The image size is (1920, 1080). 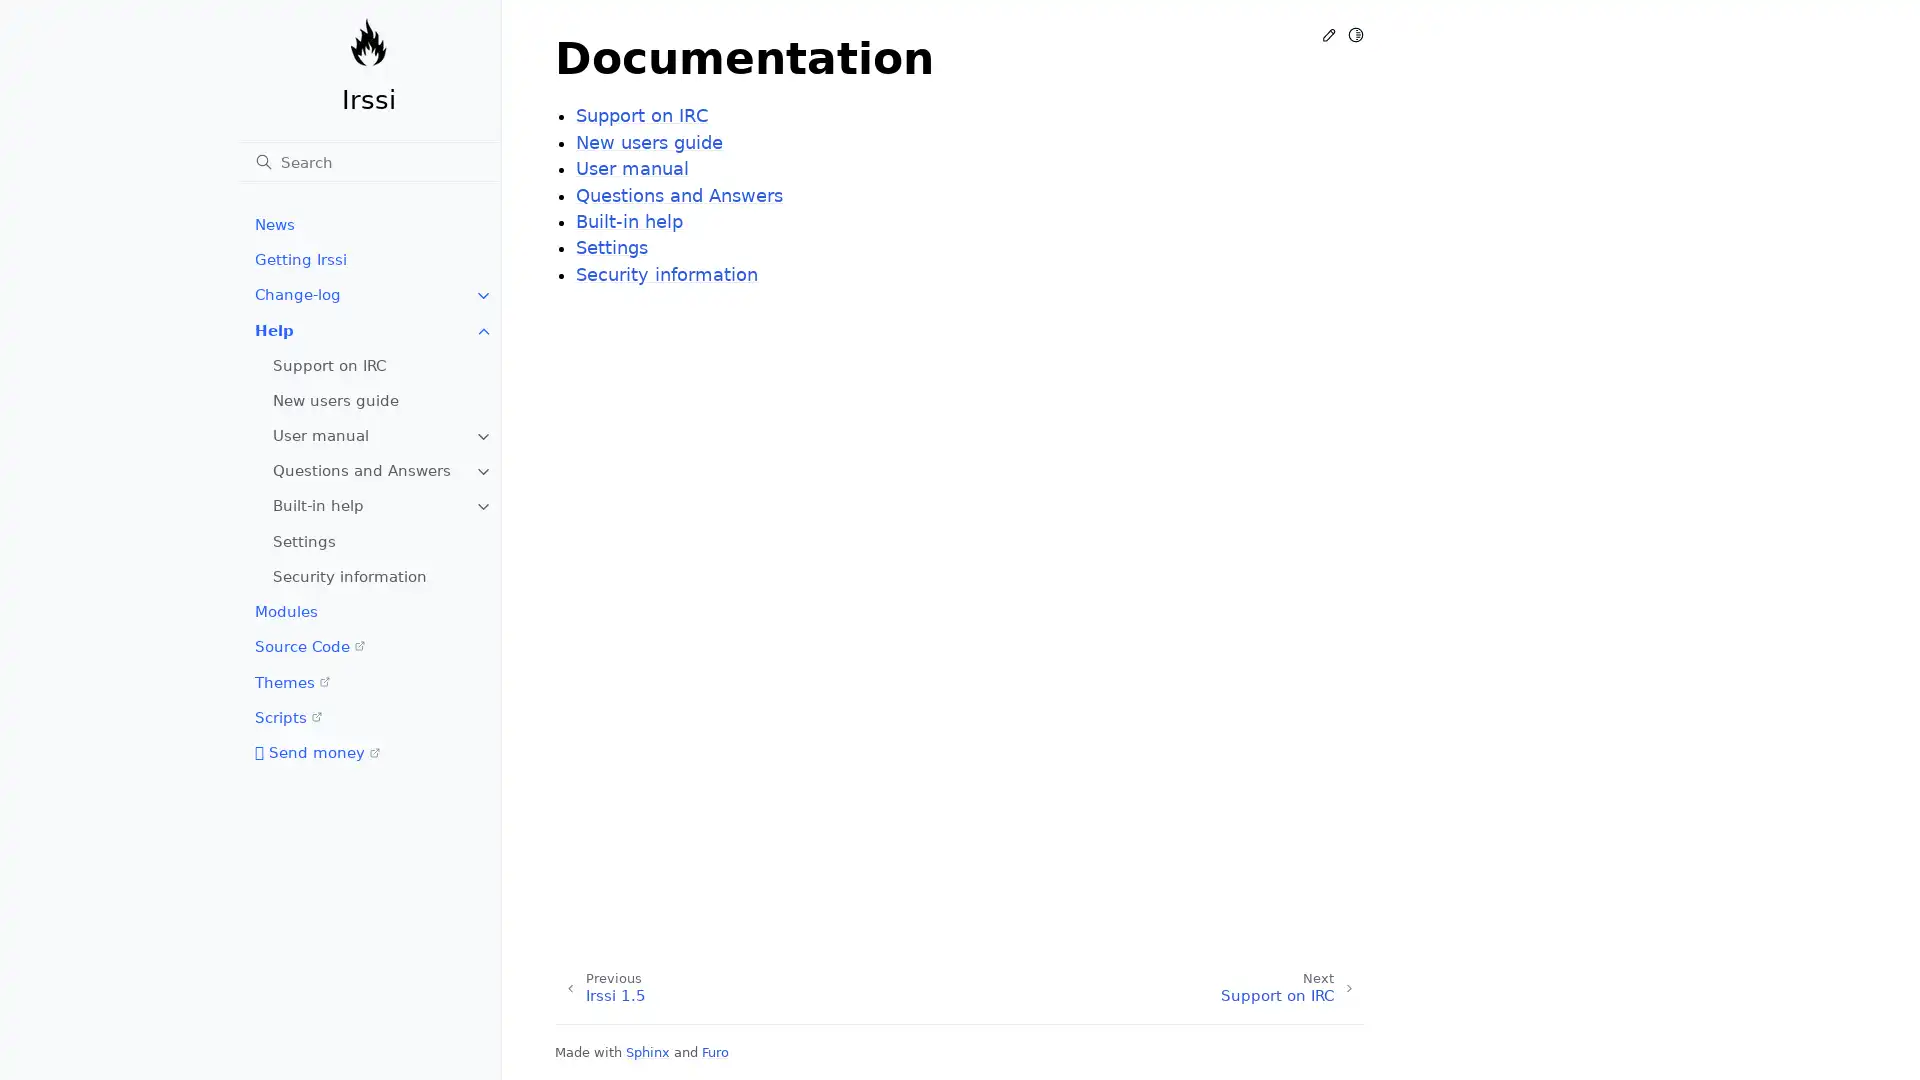 I want to click on Toggle Light / Dark / Auto color theme, so click(x=1355, y=34).